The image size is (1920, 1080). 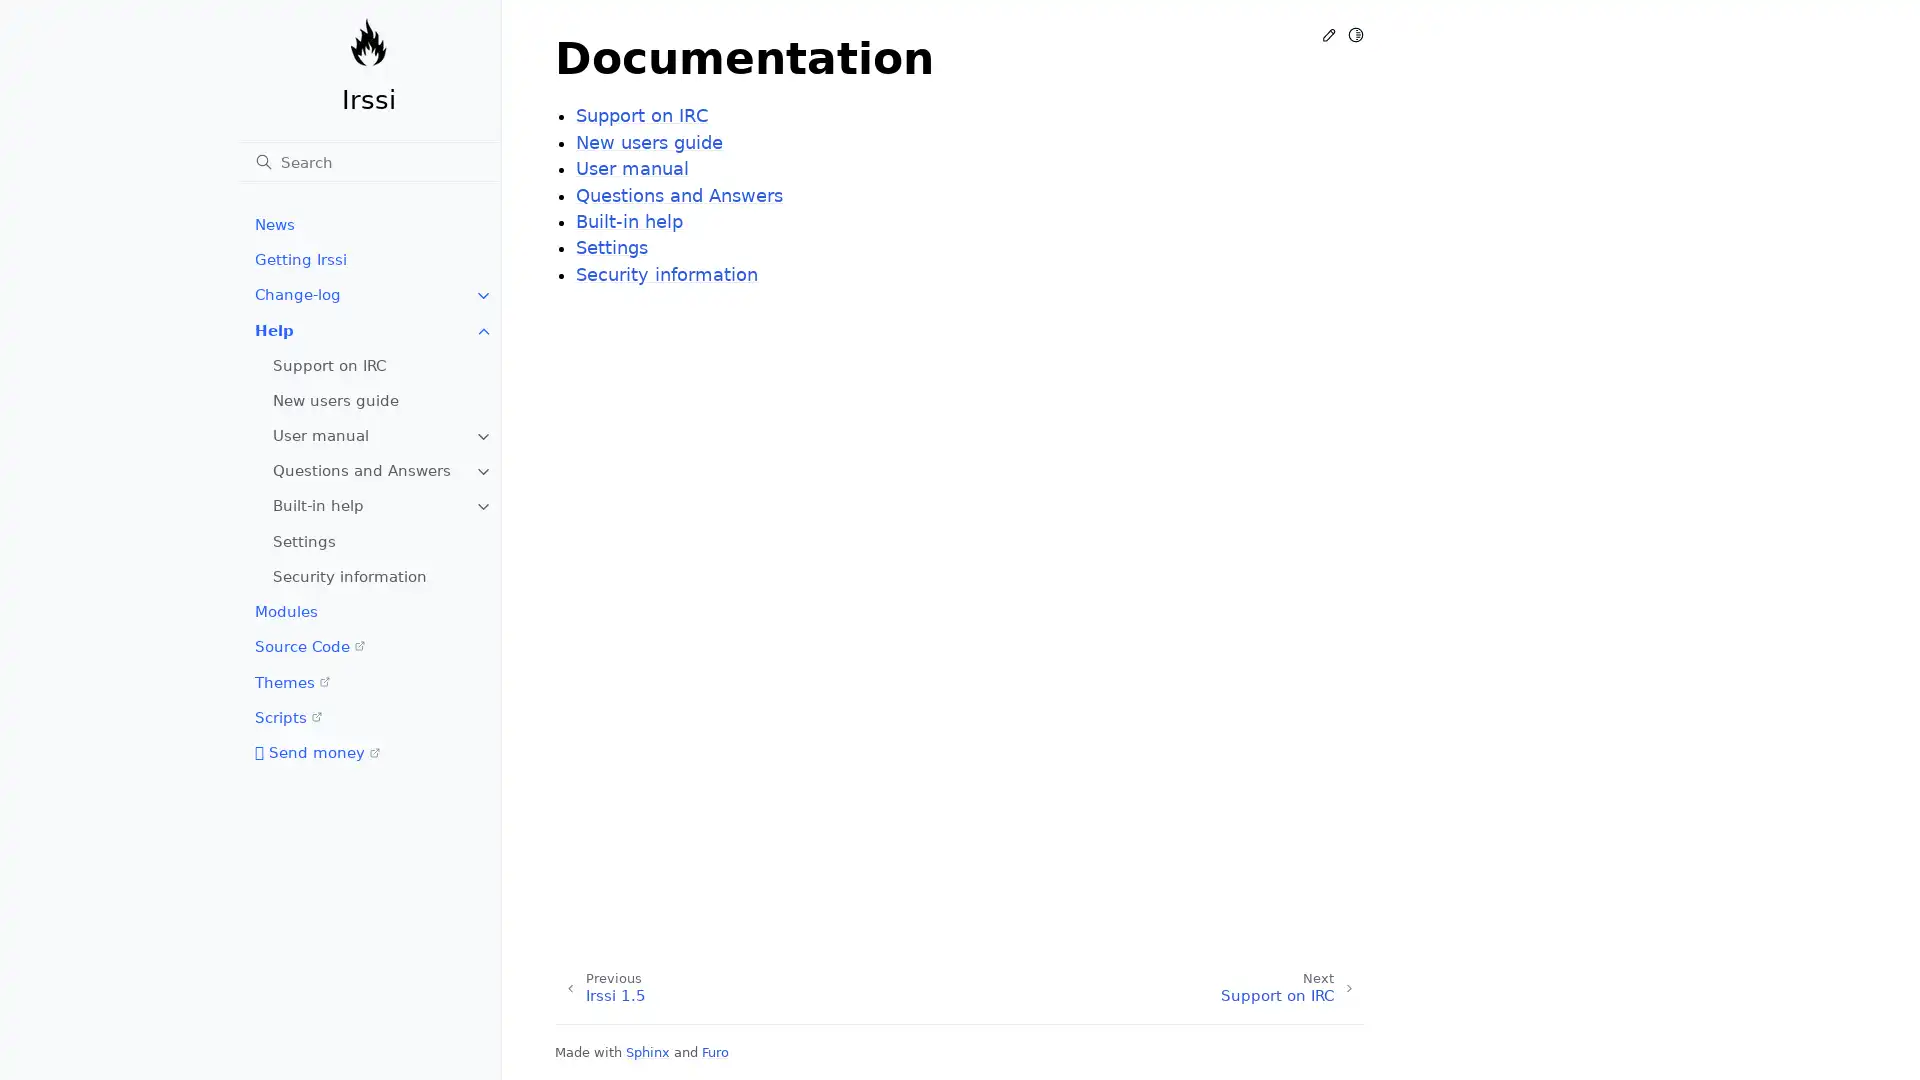 I want to click on Toggle Light / Dark / Auto color theme, so click(x=1355, y=34).